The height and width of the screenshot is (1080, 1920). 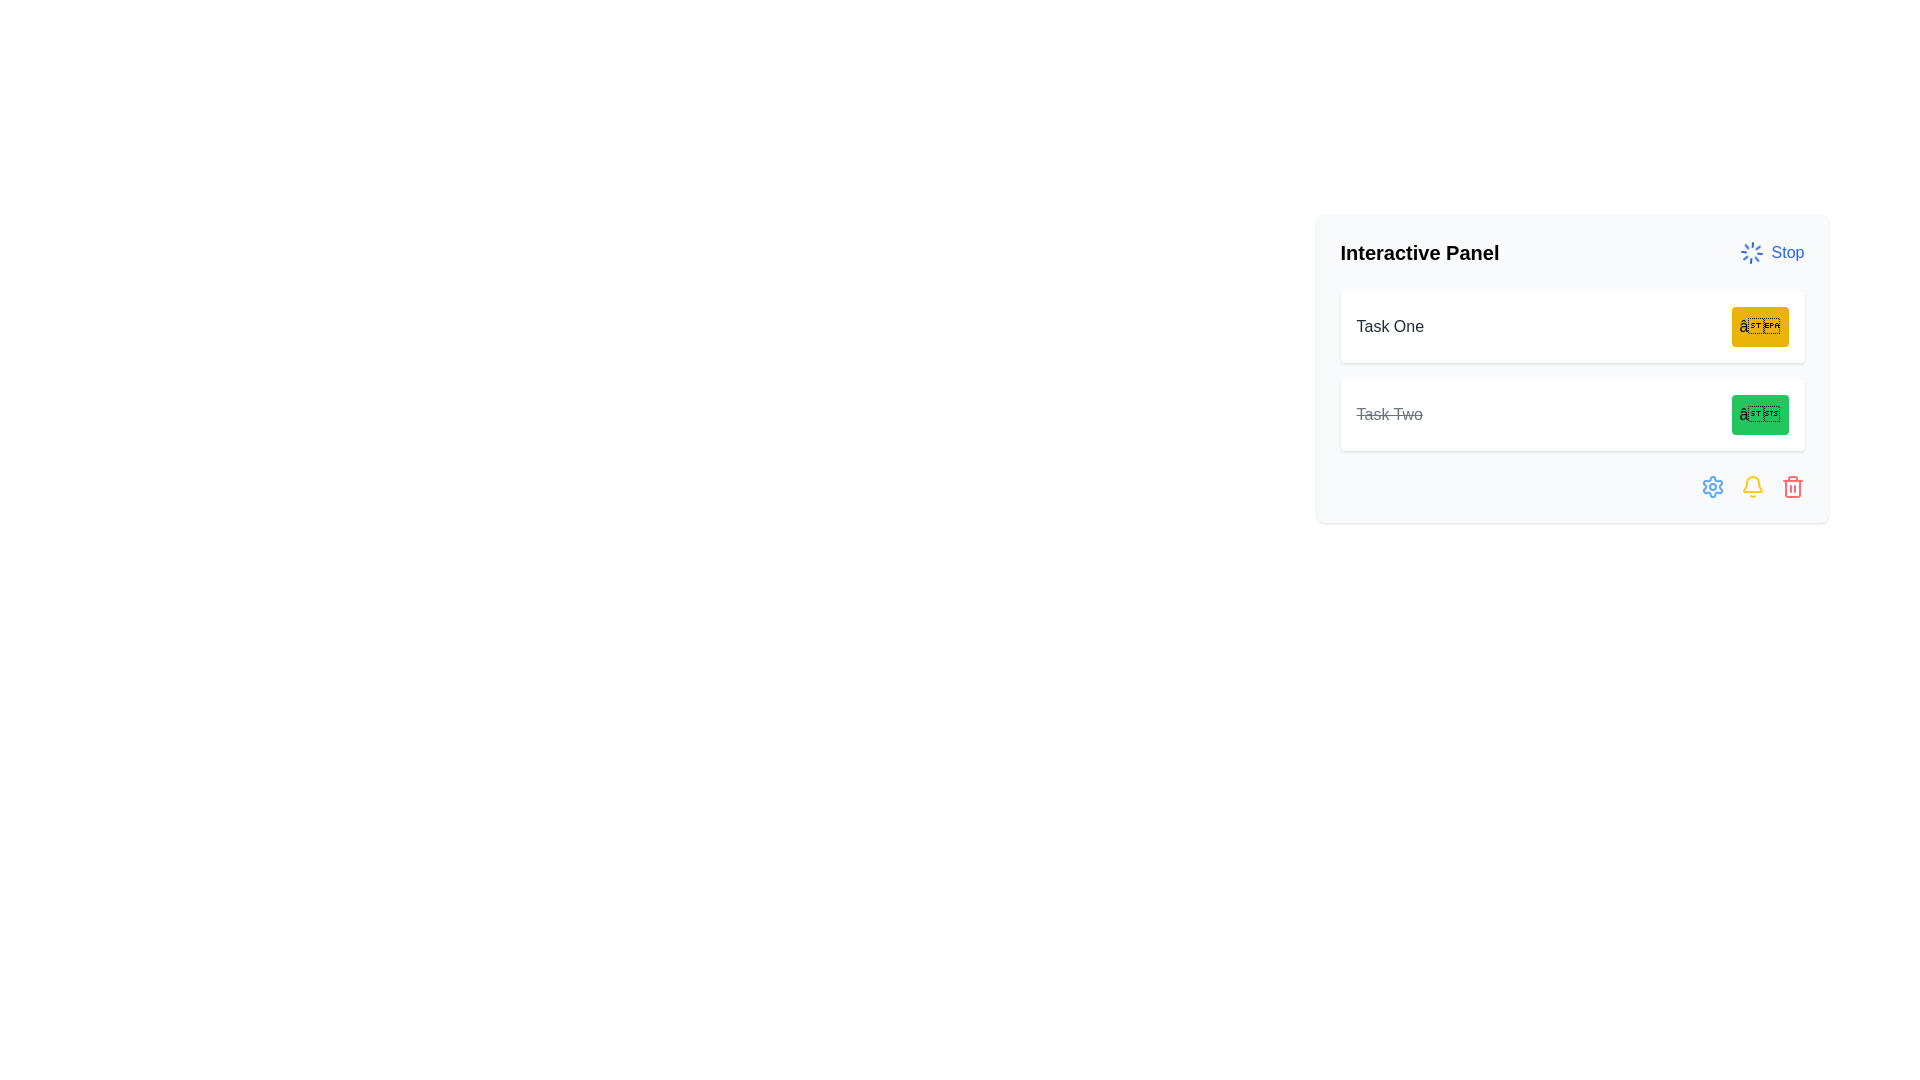 I want to click on the settings icon button with a gear symbol, styled with a blue outline, located in the bottom right corner of the panel, so click(x=1711, y=486).